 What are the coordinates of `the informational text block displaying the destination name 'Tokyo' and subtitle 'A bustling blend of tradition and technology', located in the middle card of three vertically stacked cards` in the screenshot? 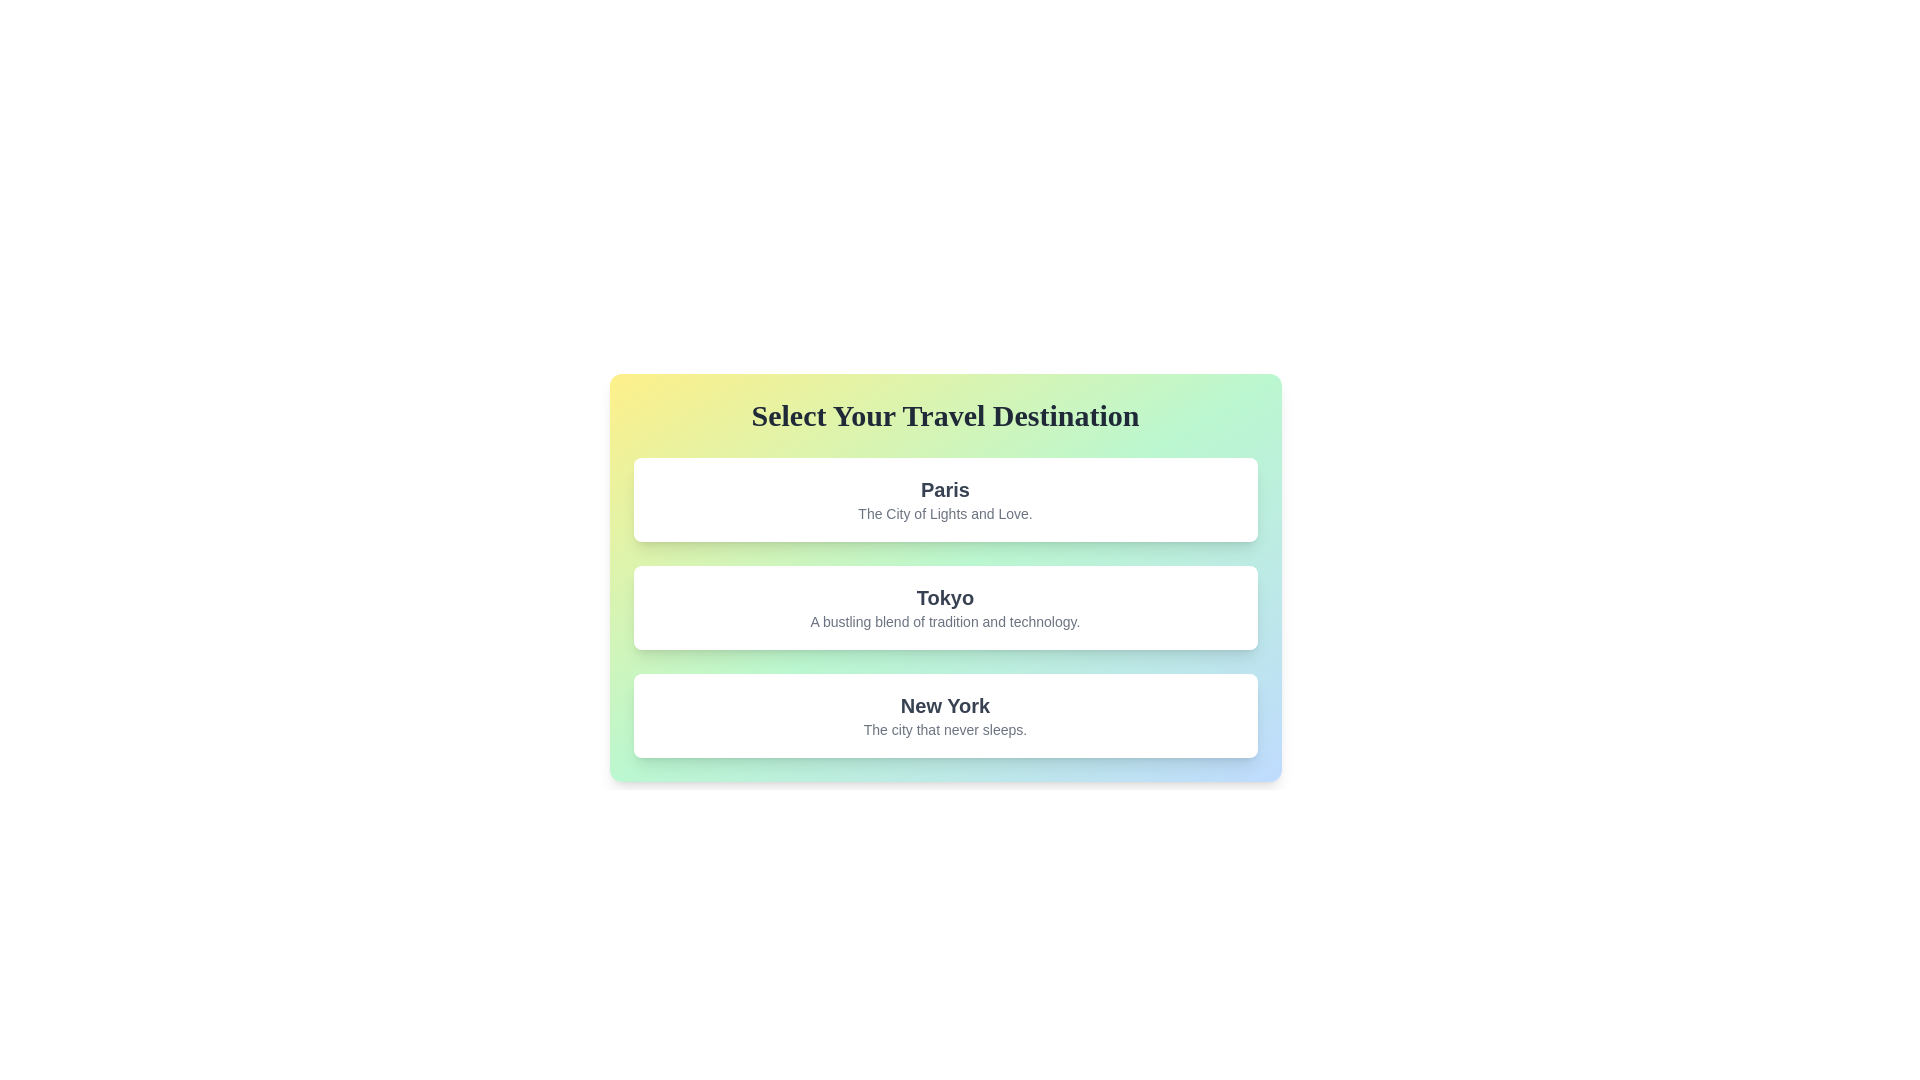 It's located at (944, 607).